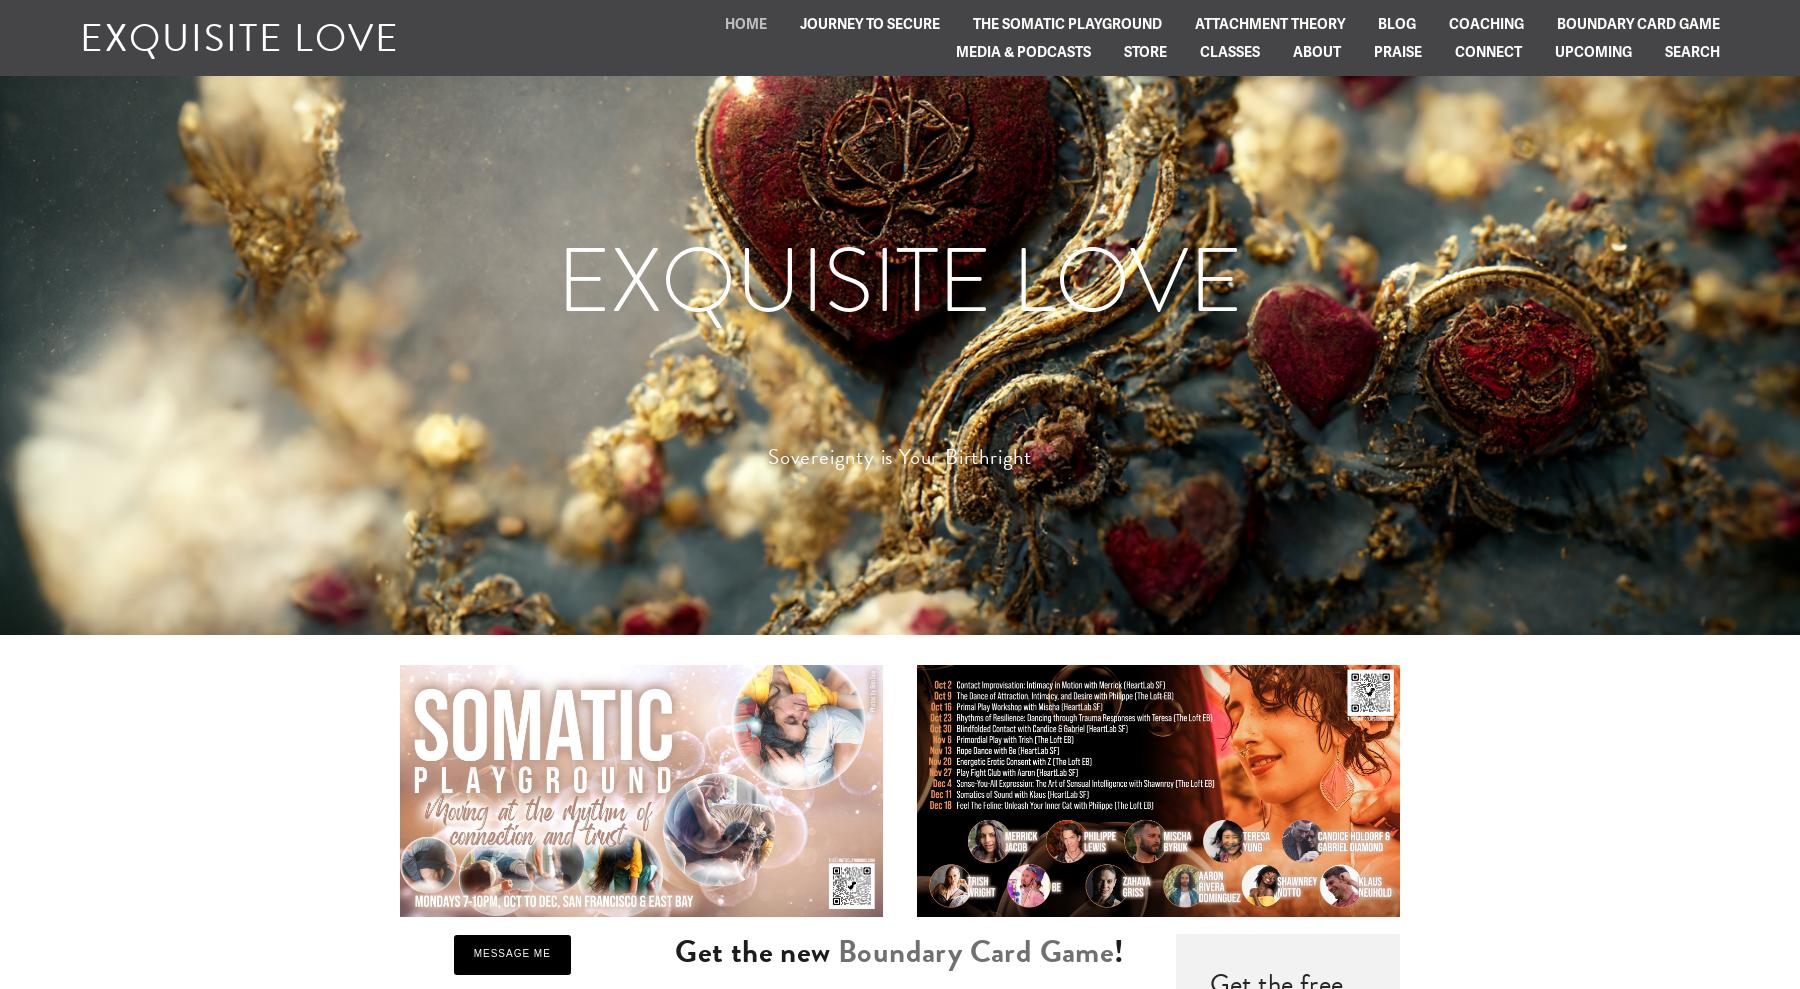 The image size is (1800, 989). What do you see at coordinates (869, 23) in the screenshot?
I see `'Journey to Secure'` at bounding box center [869, 23].